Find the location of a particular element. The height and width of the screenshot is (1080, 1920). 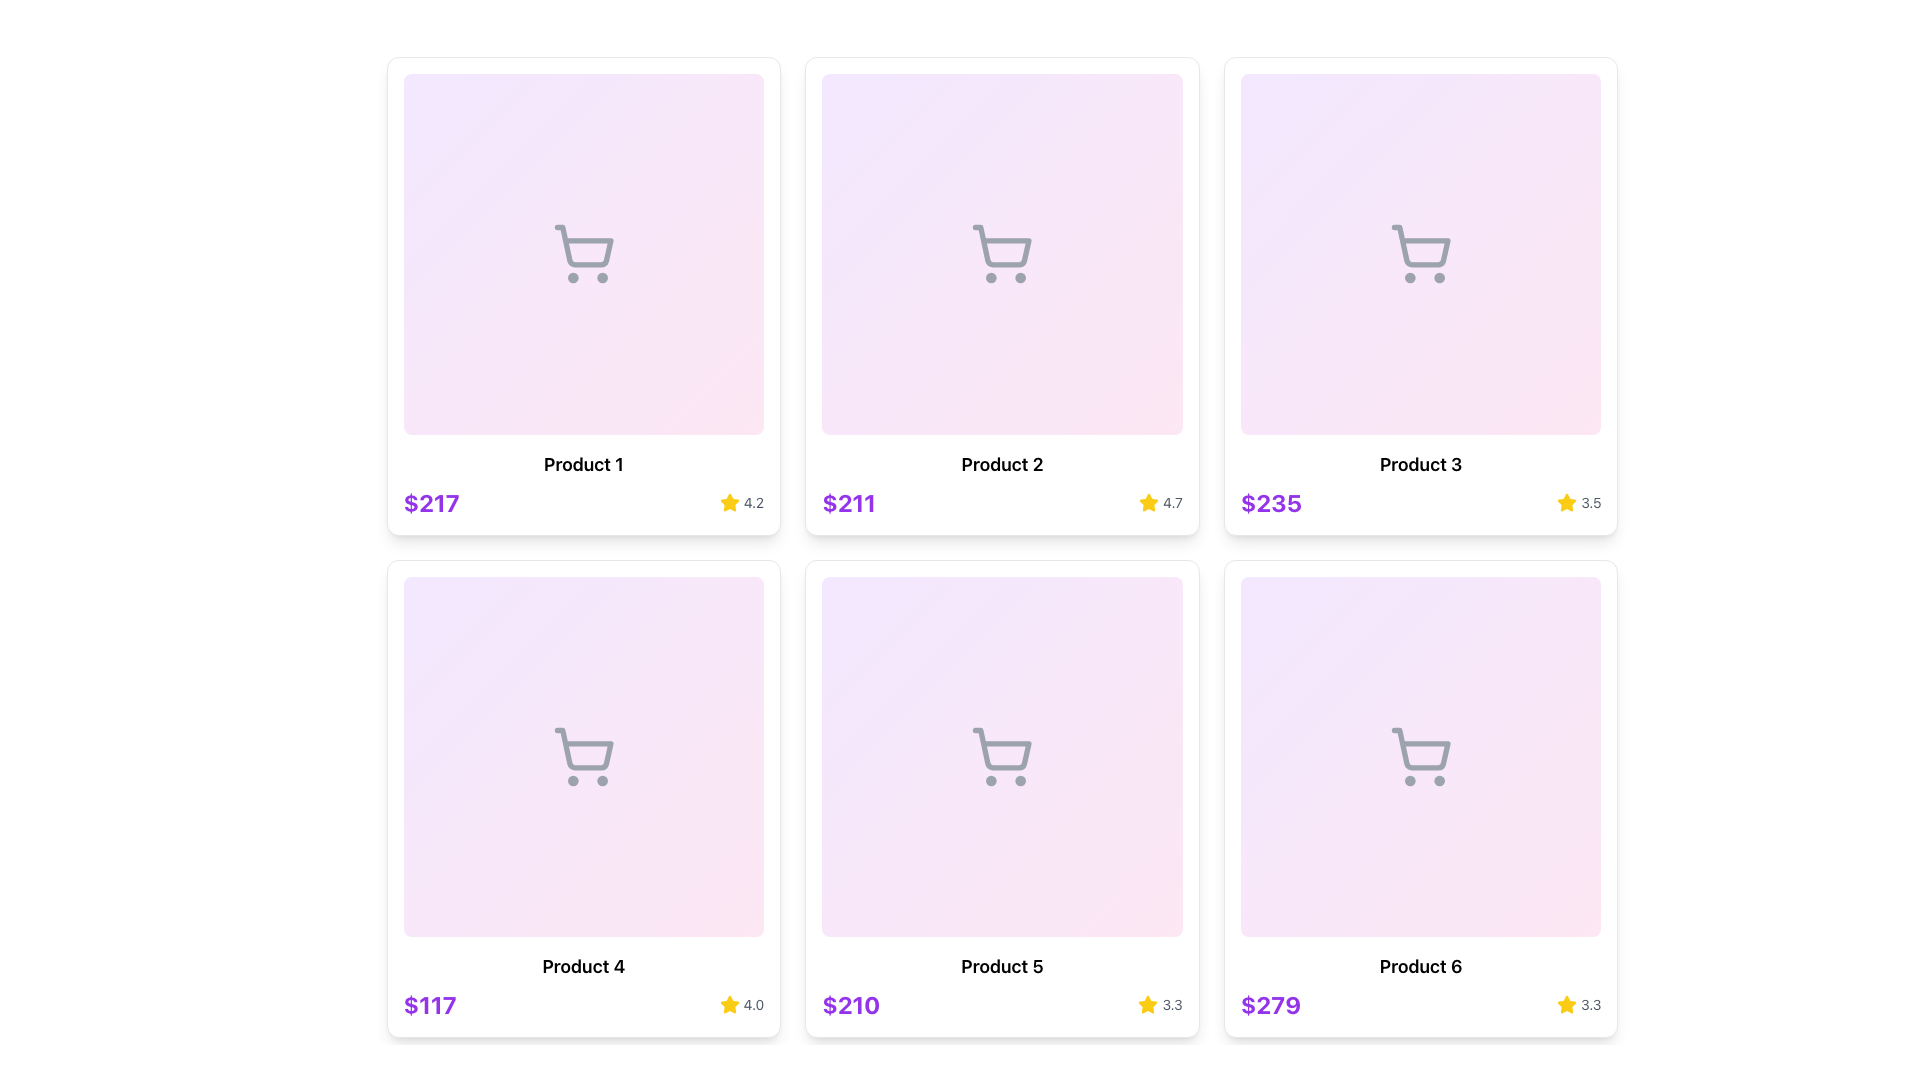

the shopping cart icon located at the top center of the 'Product 2' card is located at coordinates (1002, 245).